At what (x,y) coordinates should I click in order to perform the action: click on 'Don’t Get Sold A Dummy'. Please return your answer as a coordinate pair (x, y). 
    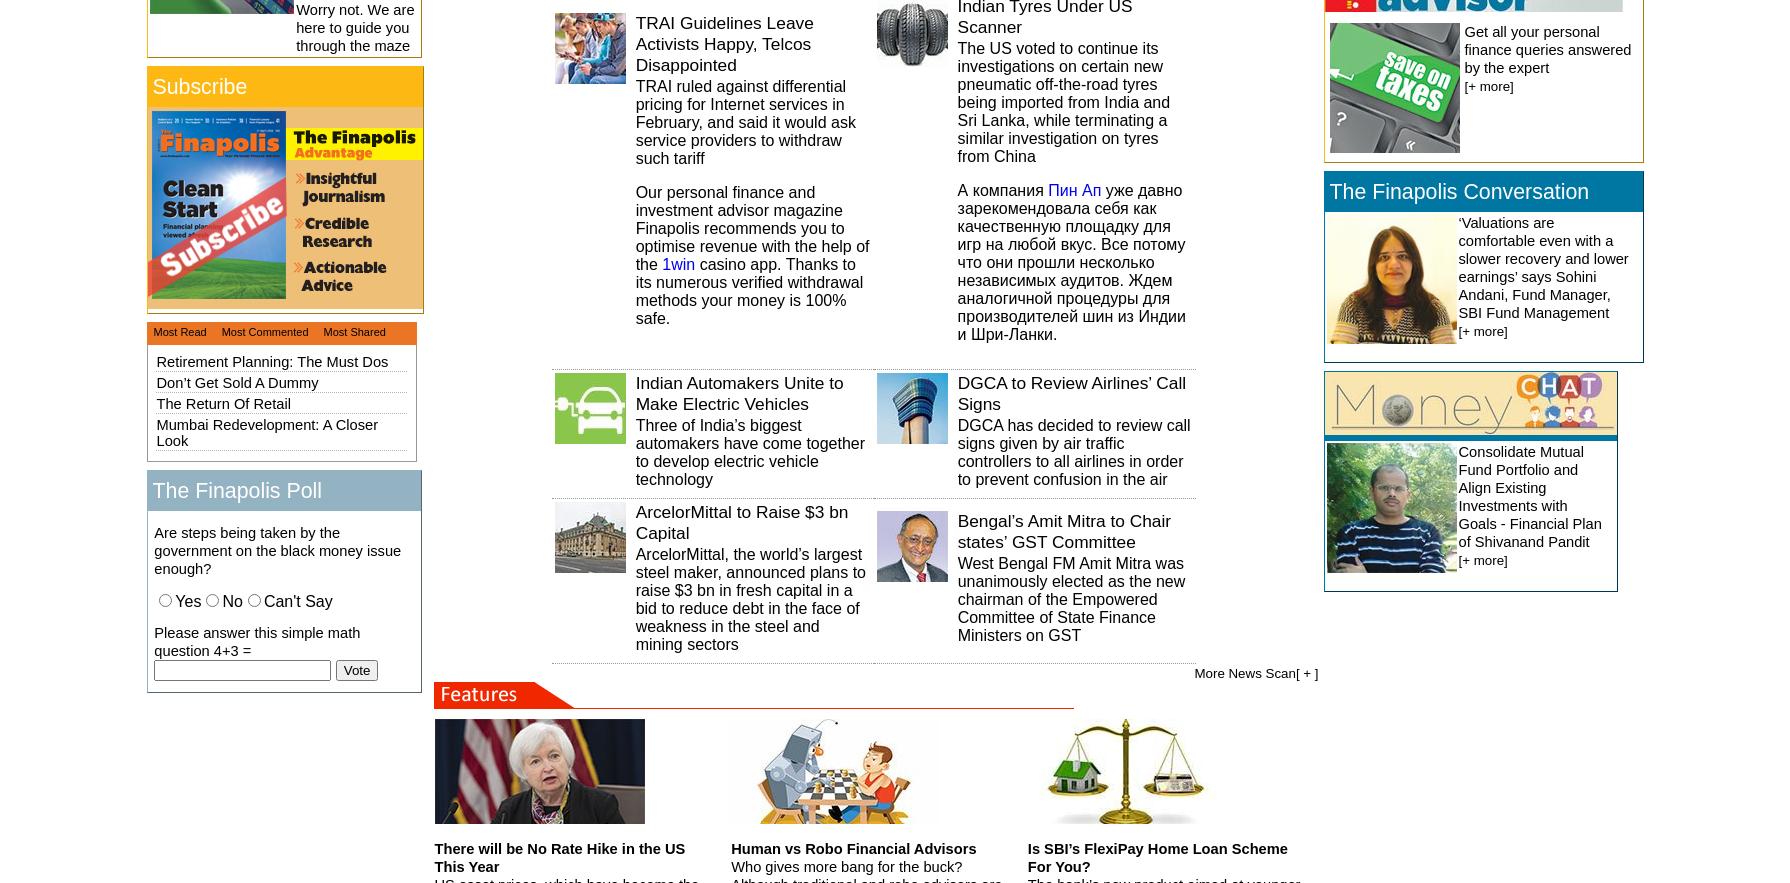
    Looking at the image, I should click on (236, 381).